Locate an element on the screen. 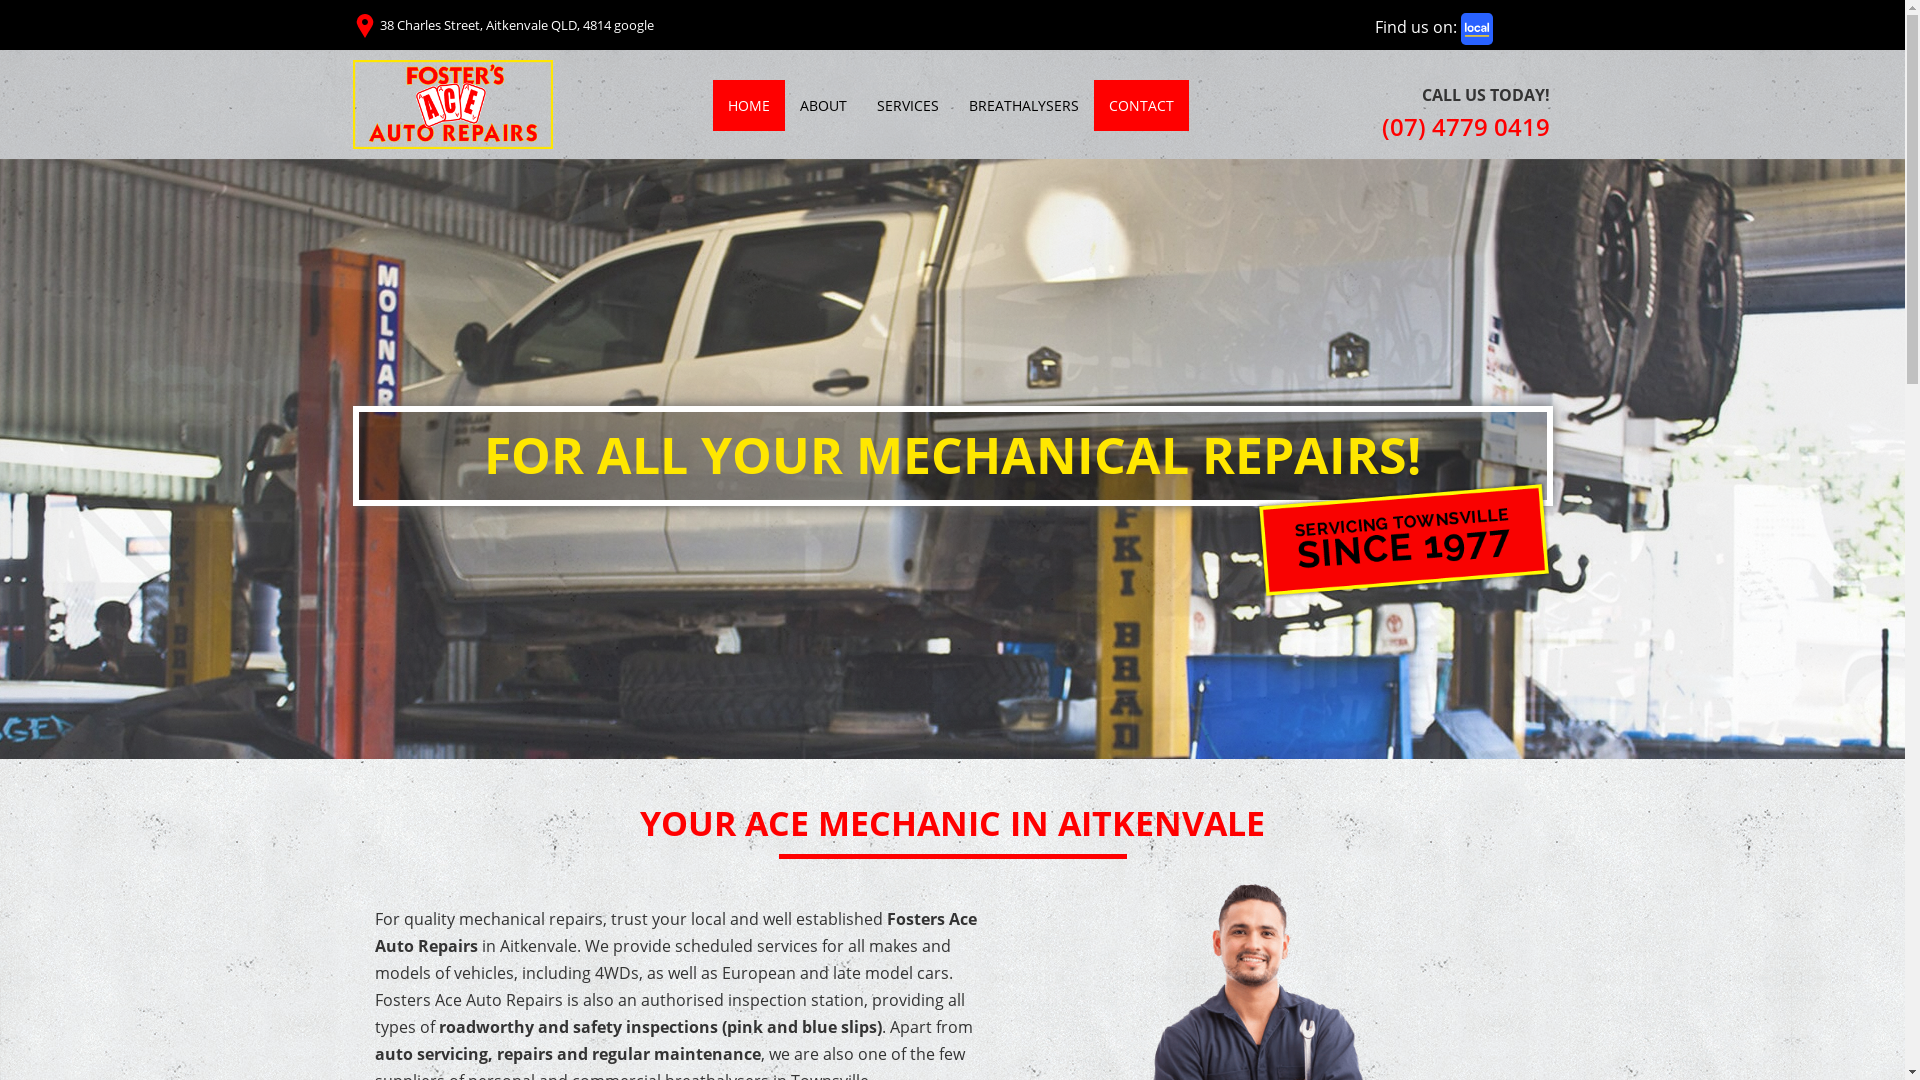 The width and height of the screenshot is (1920, 1080). 'SERVICES' is located at coordinates (906, 105).